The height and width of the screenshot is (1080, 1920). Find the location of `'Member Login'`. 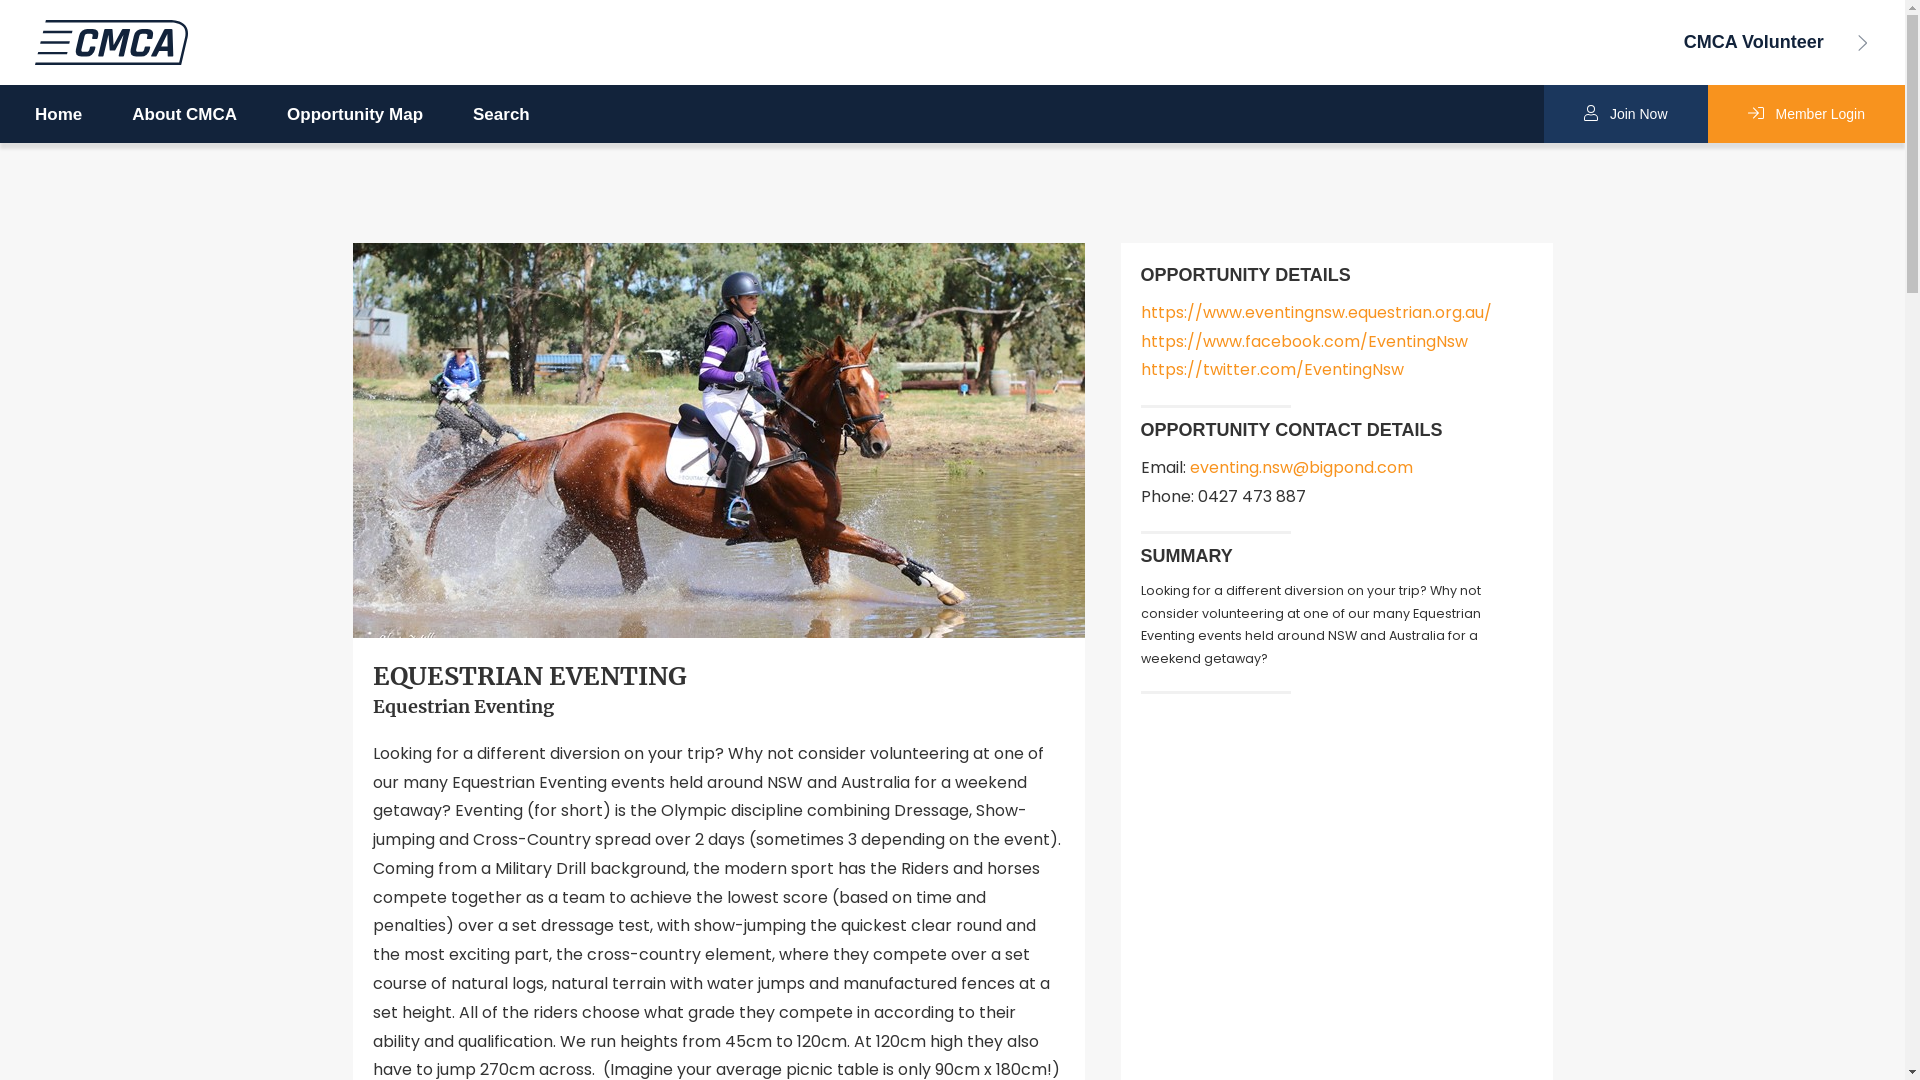

'Member Login' is located at coordinates (1707, 114).